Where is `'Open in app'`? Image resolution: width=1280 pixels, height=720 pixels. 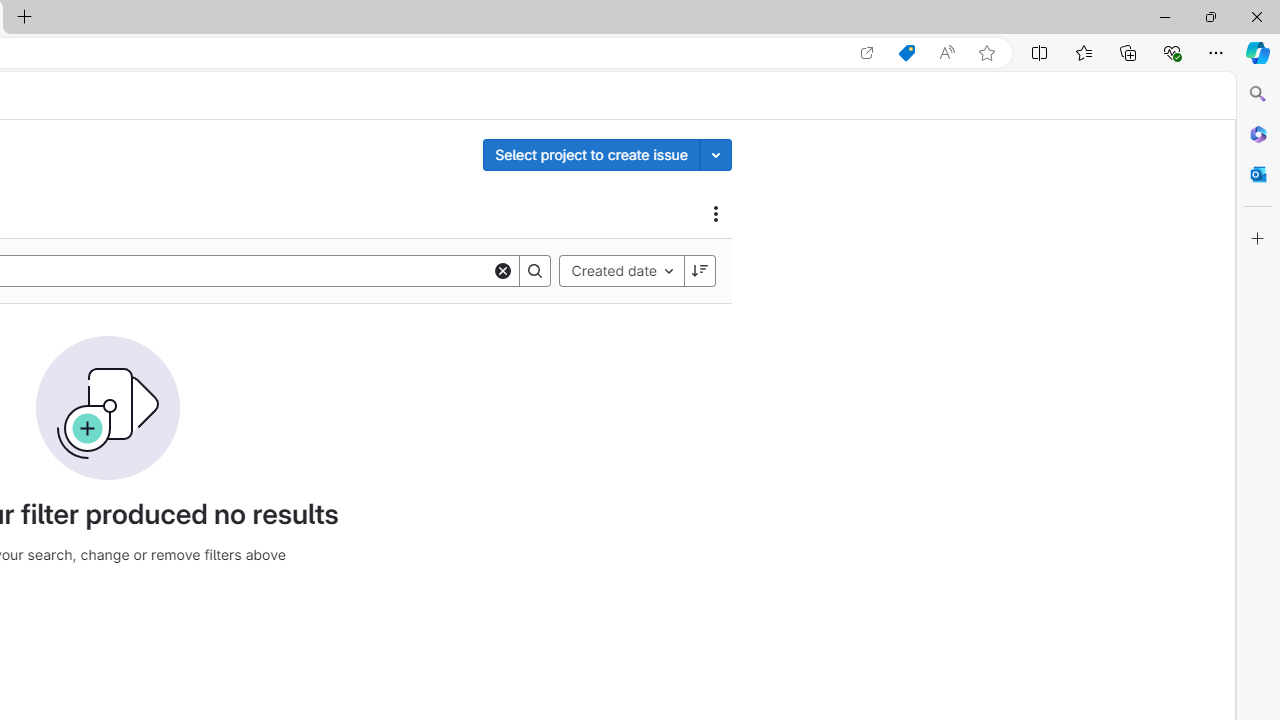 'Open in app' is located at coordinates (867, 52).